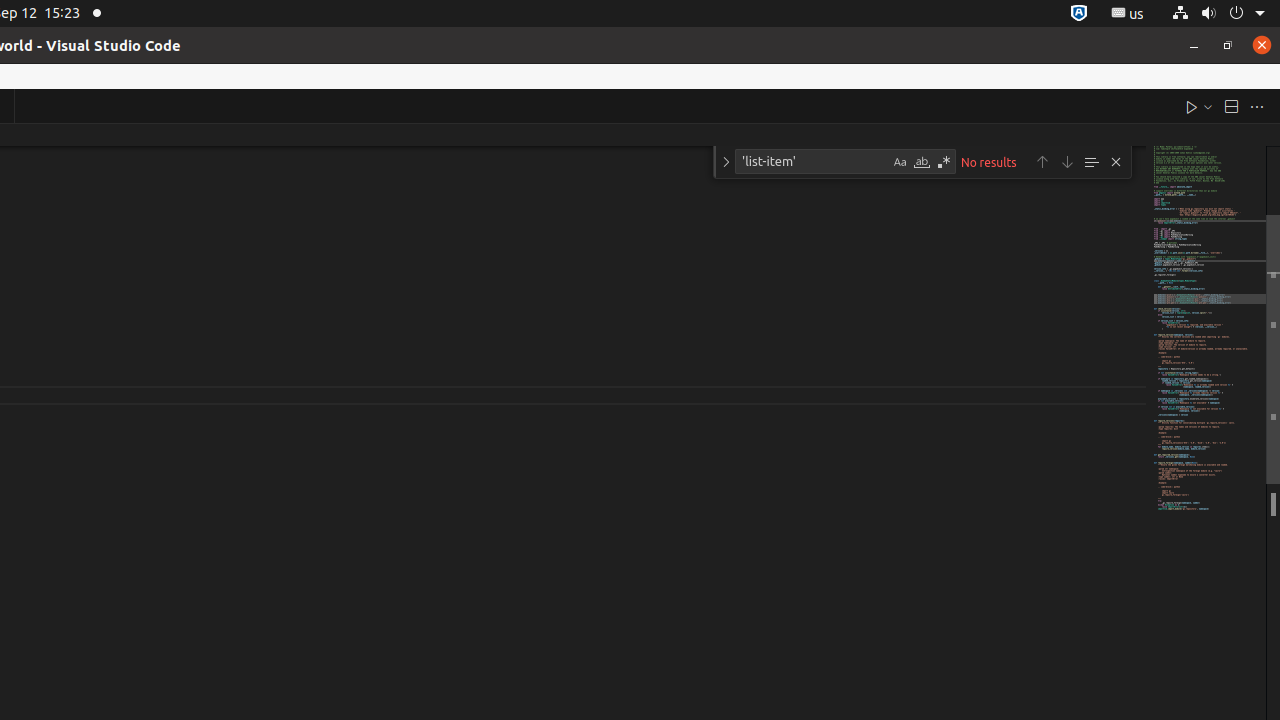 This screenshot has height=720, width=1280. What do you see at coordinates (1255, 106) in the screenshot?
I see `'More Actions...'` at bounding box center [1255, 106].